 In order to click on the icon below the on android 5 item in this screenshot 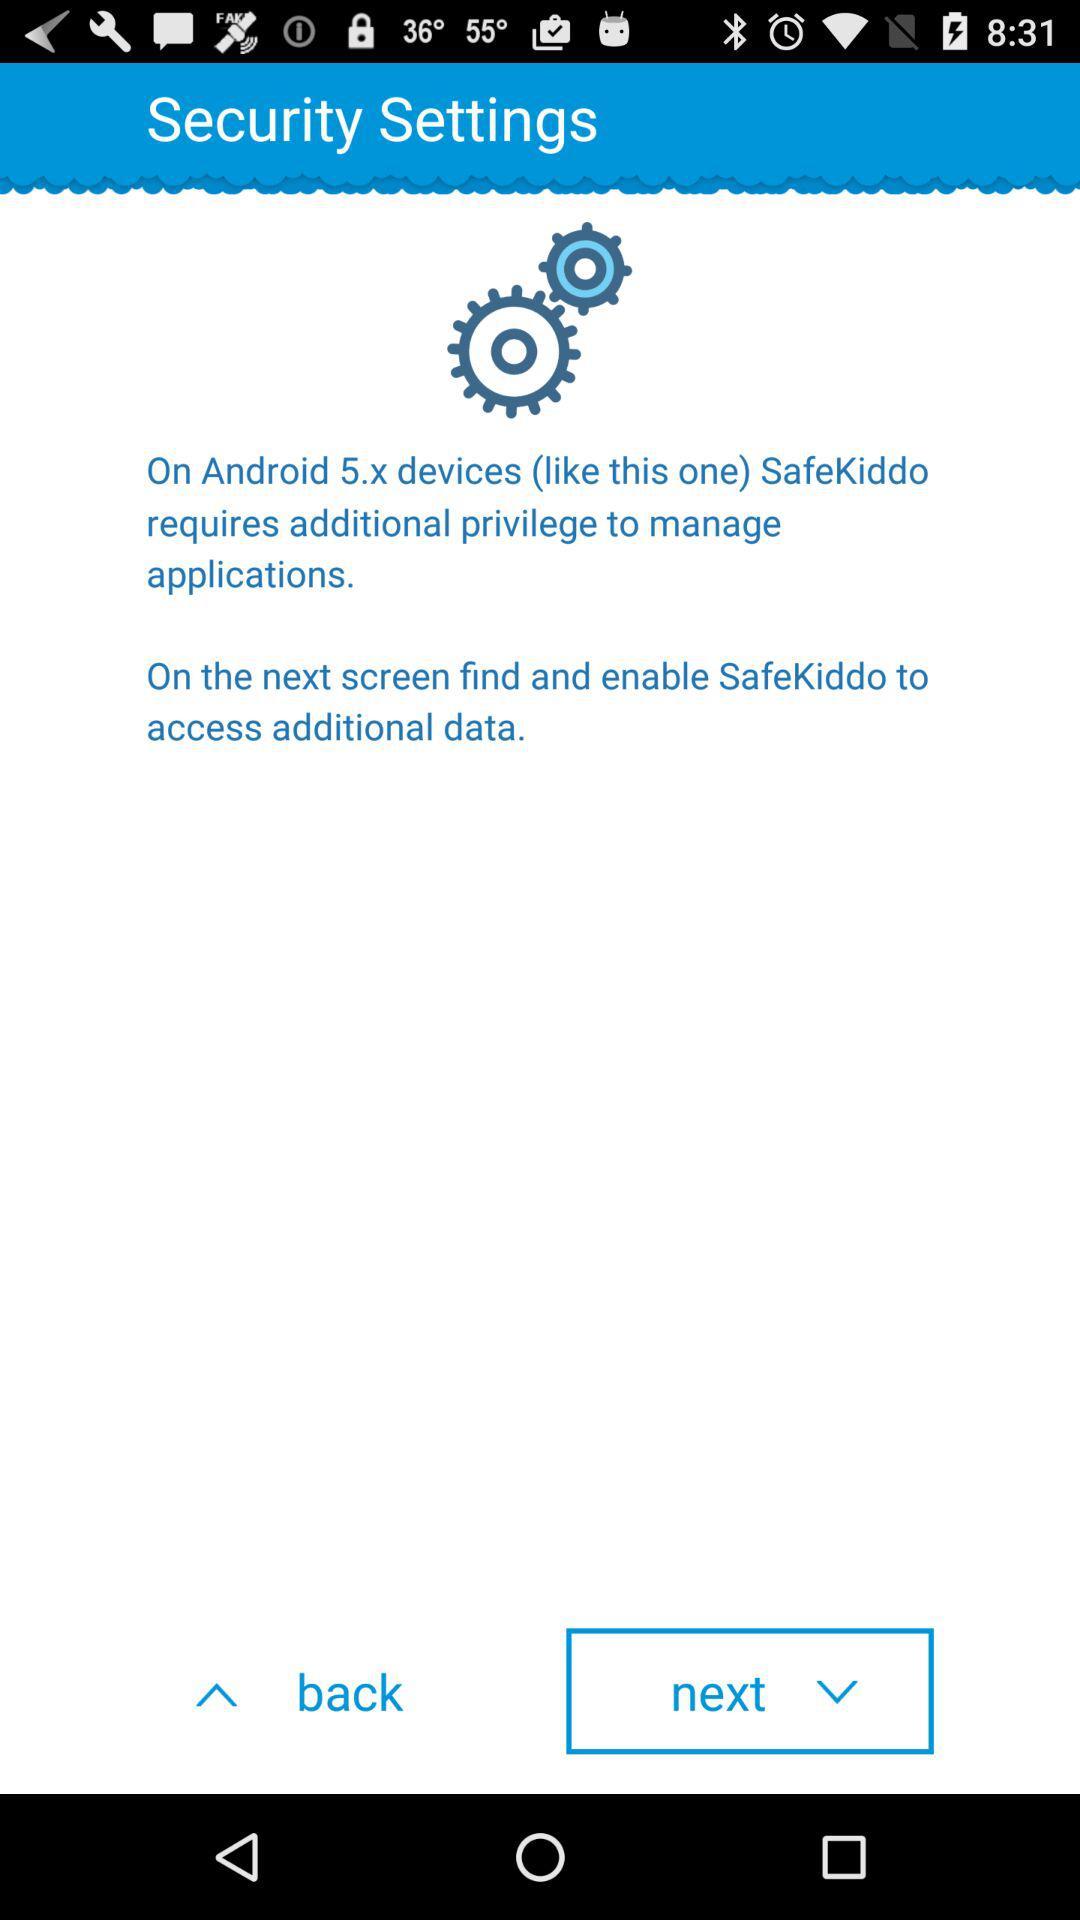, I will do `click(329, 1690)`.